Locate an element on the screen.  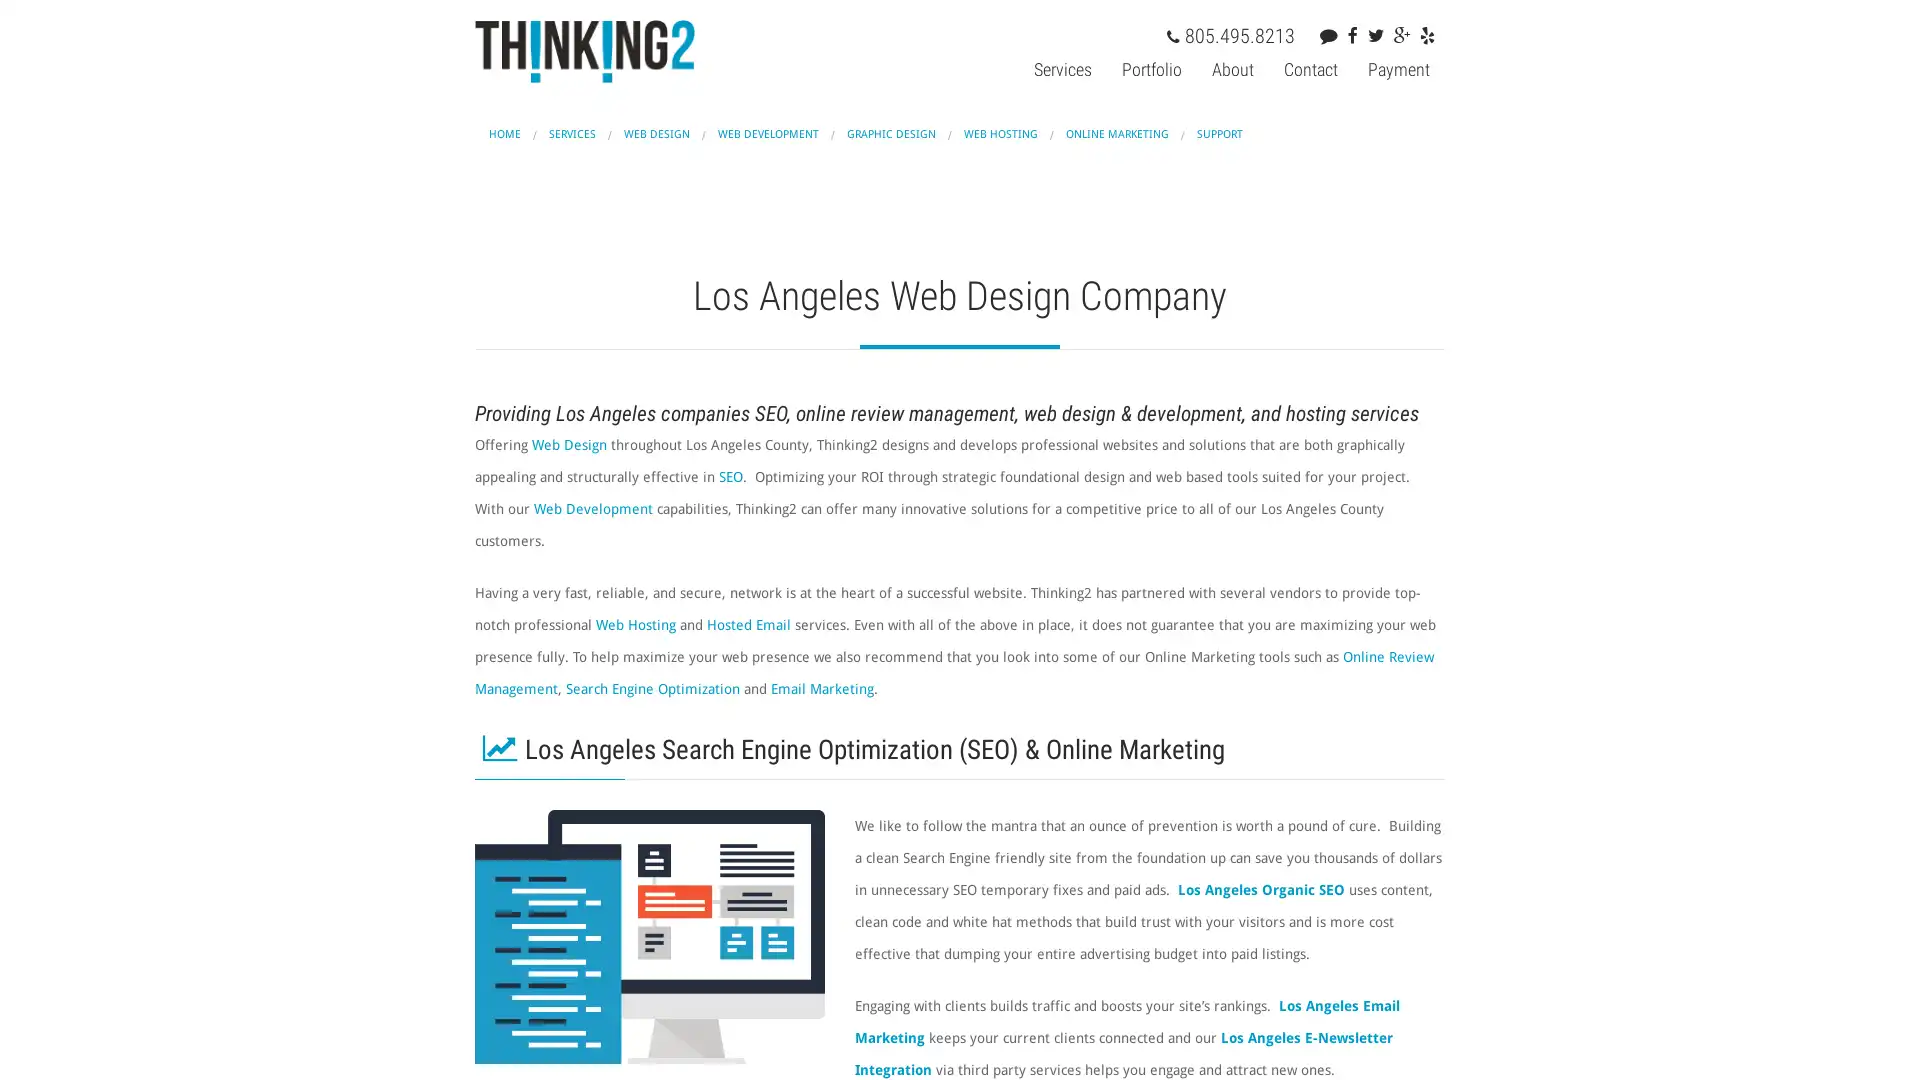
Services is located at coordinates (1061, 68).